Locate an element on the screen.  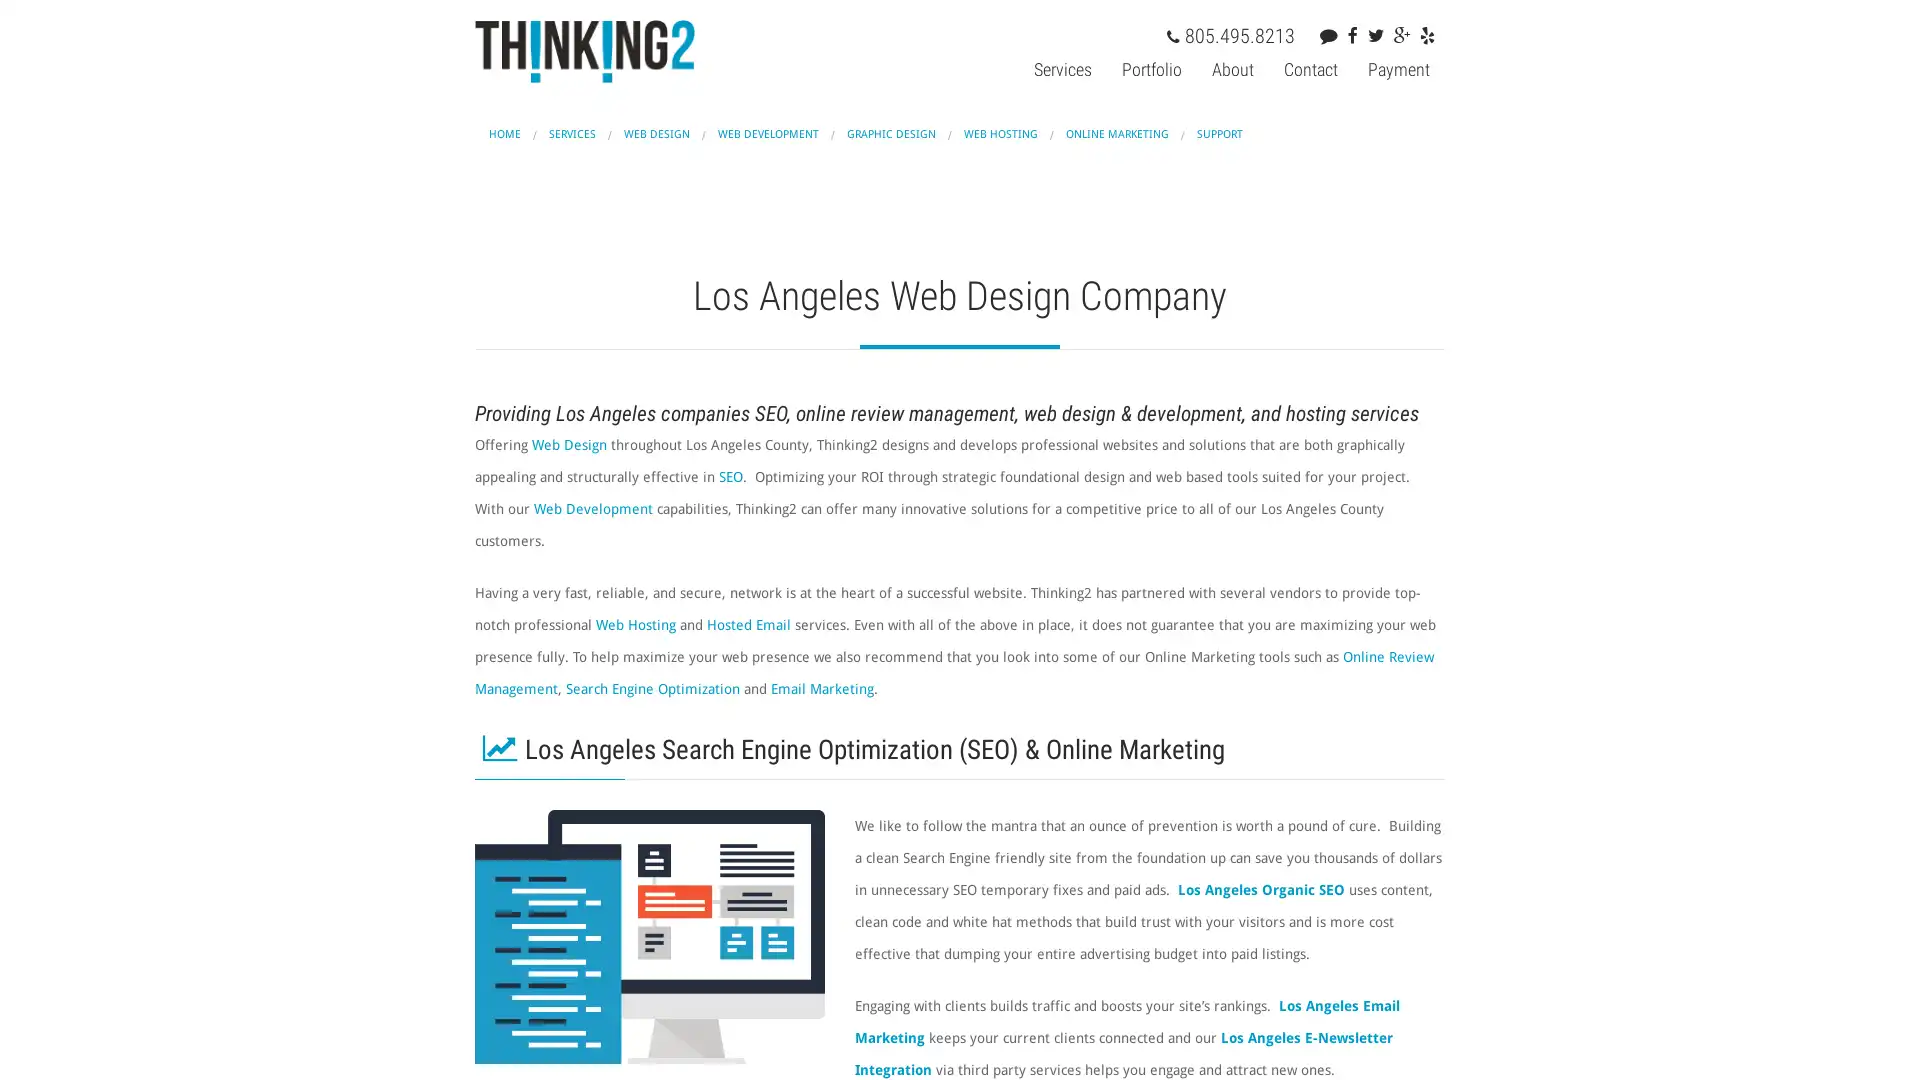
Services is located at coordinates (1061, 68).